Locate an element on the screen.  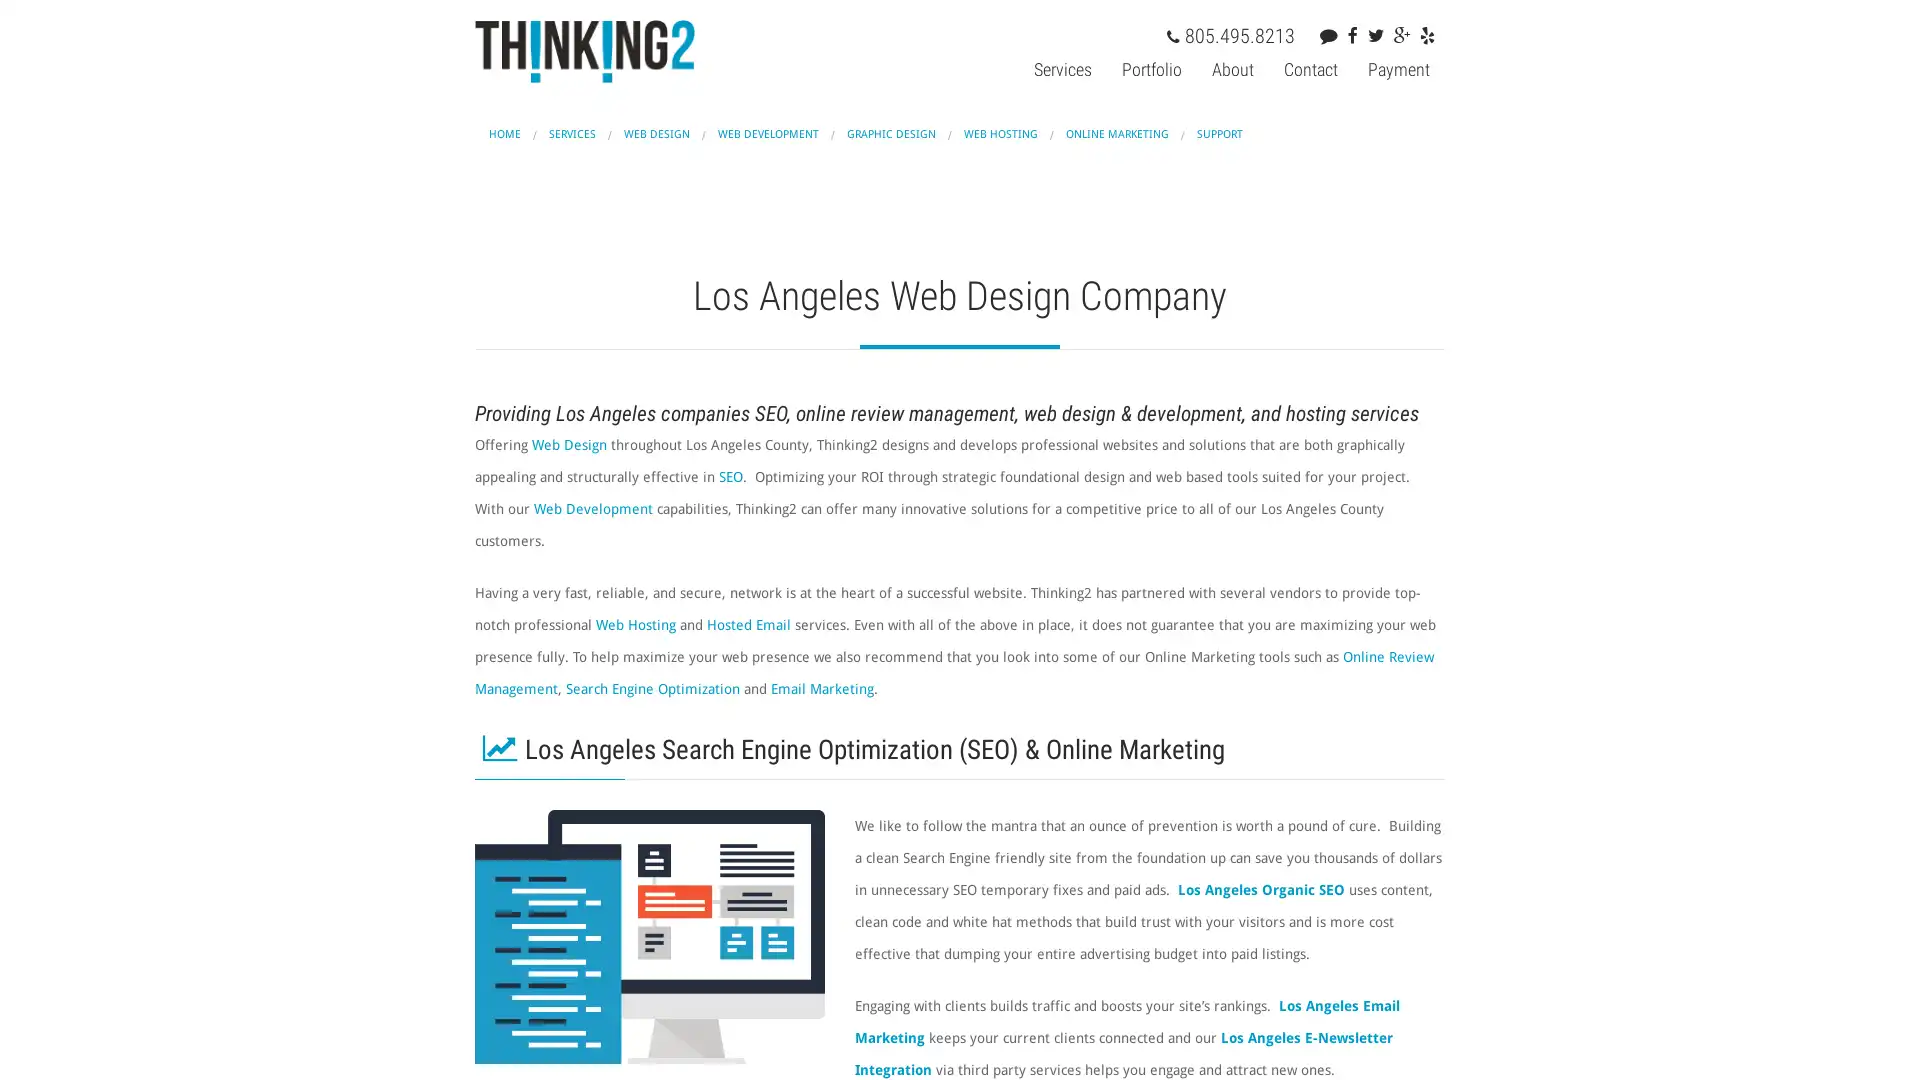
Services is located at coordinates (1061, 68).